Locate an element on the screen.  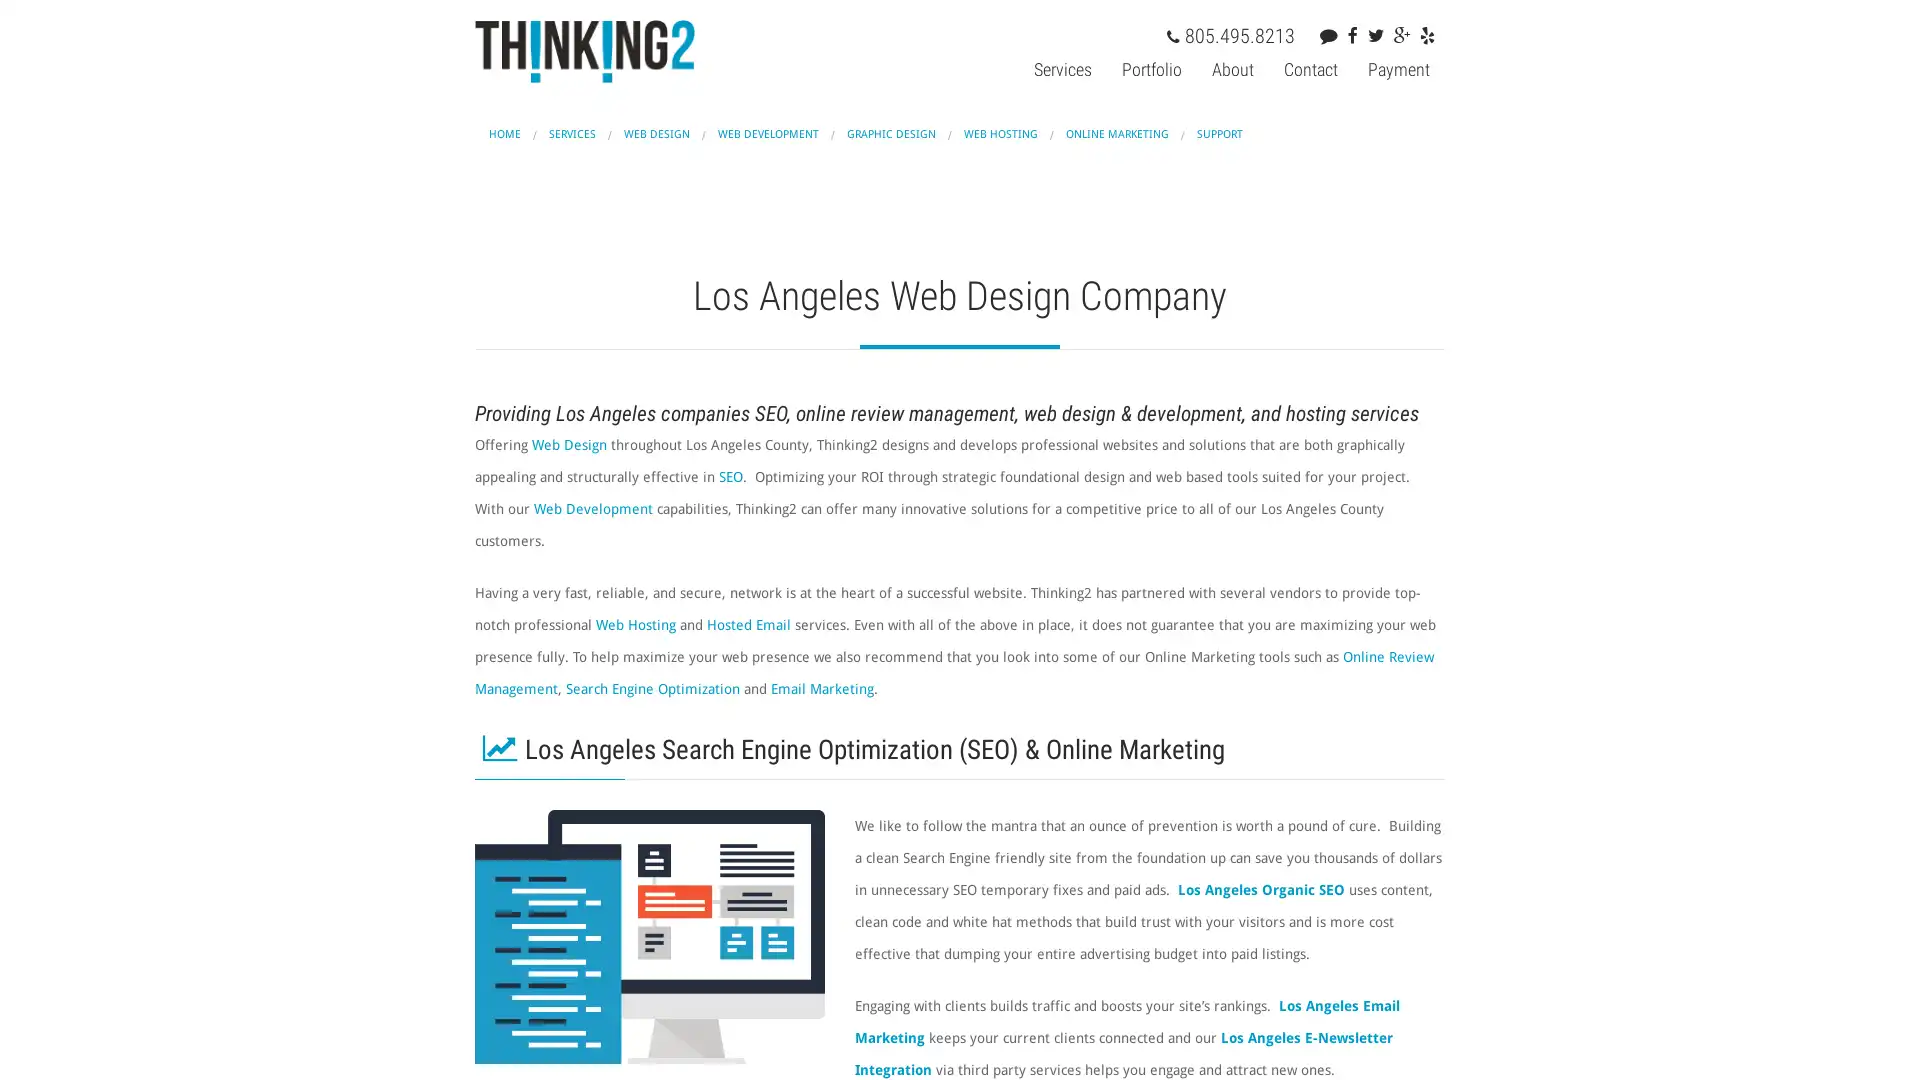
Services is located at coordinates (1061, 68).